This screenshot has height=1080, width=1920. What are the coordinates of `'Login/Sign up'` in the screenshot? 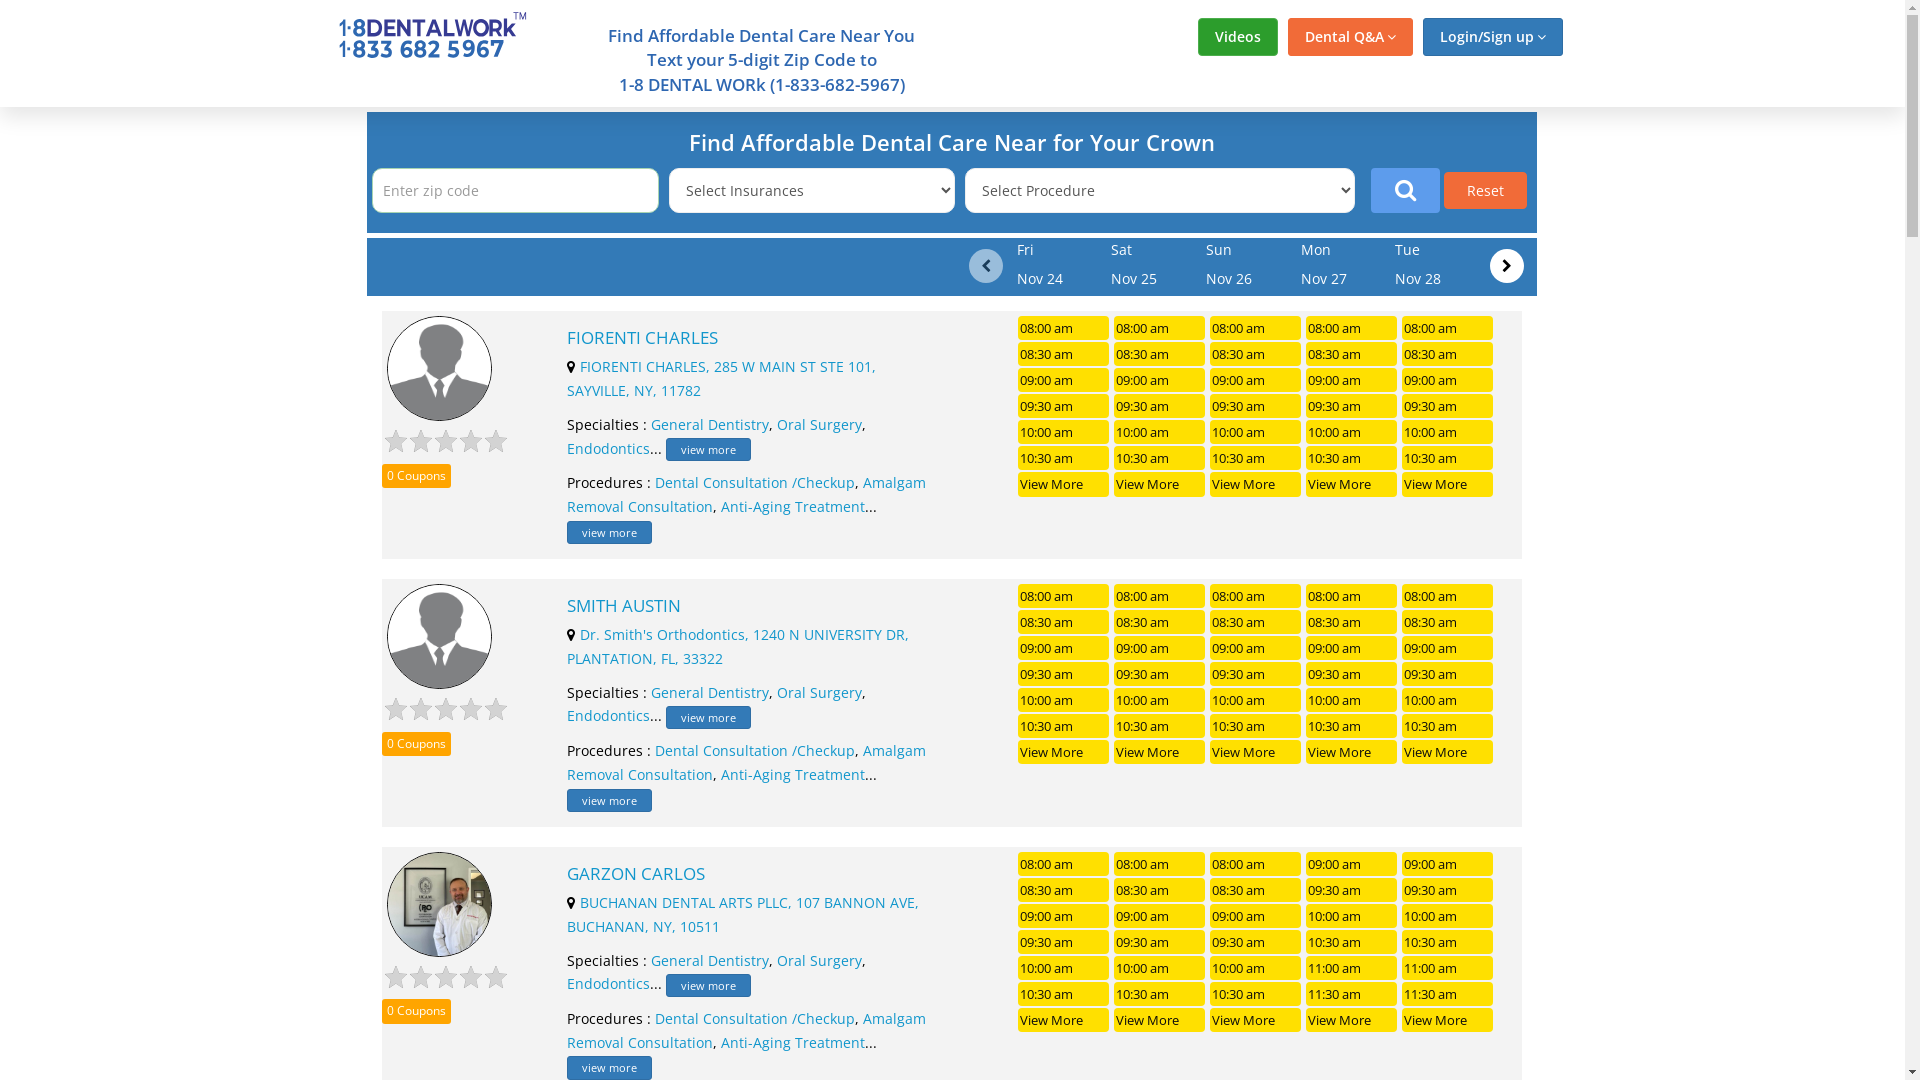 It's located at (1420, 37).